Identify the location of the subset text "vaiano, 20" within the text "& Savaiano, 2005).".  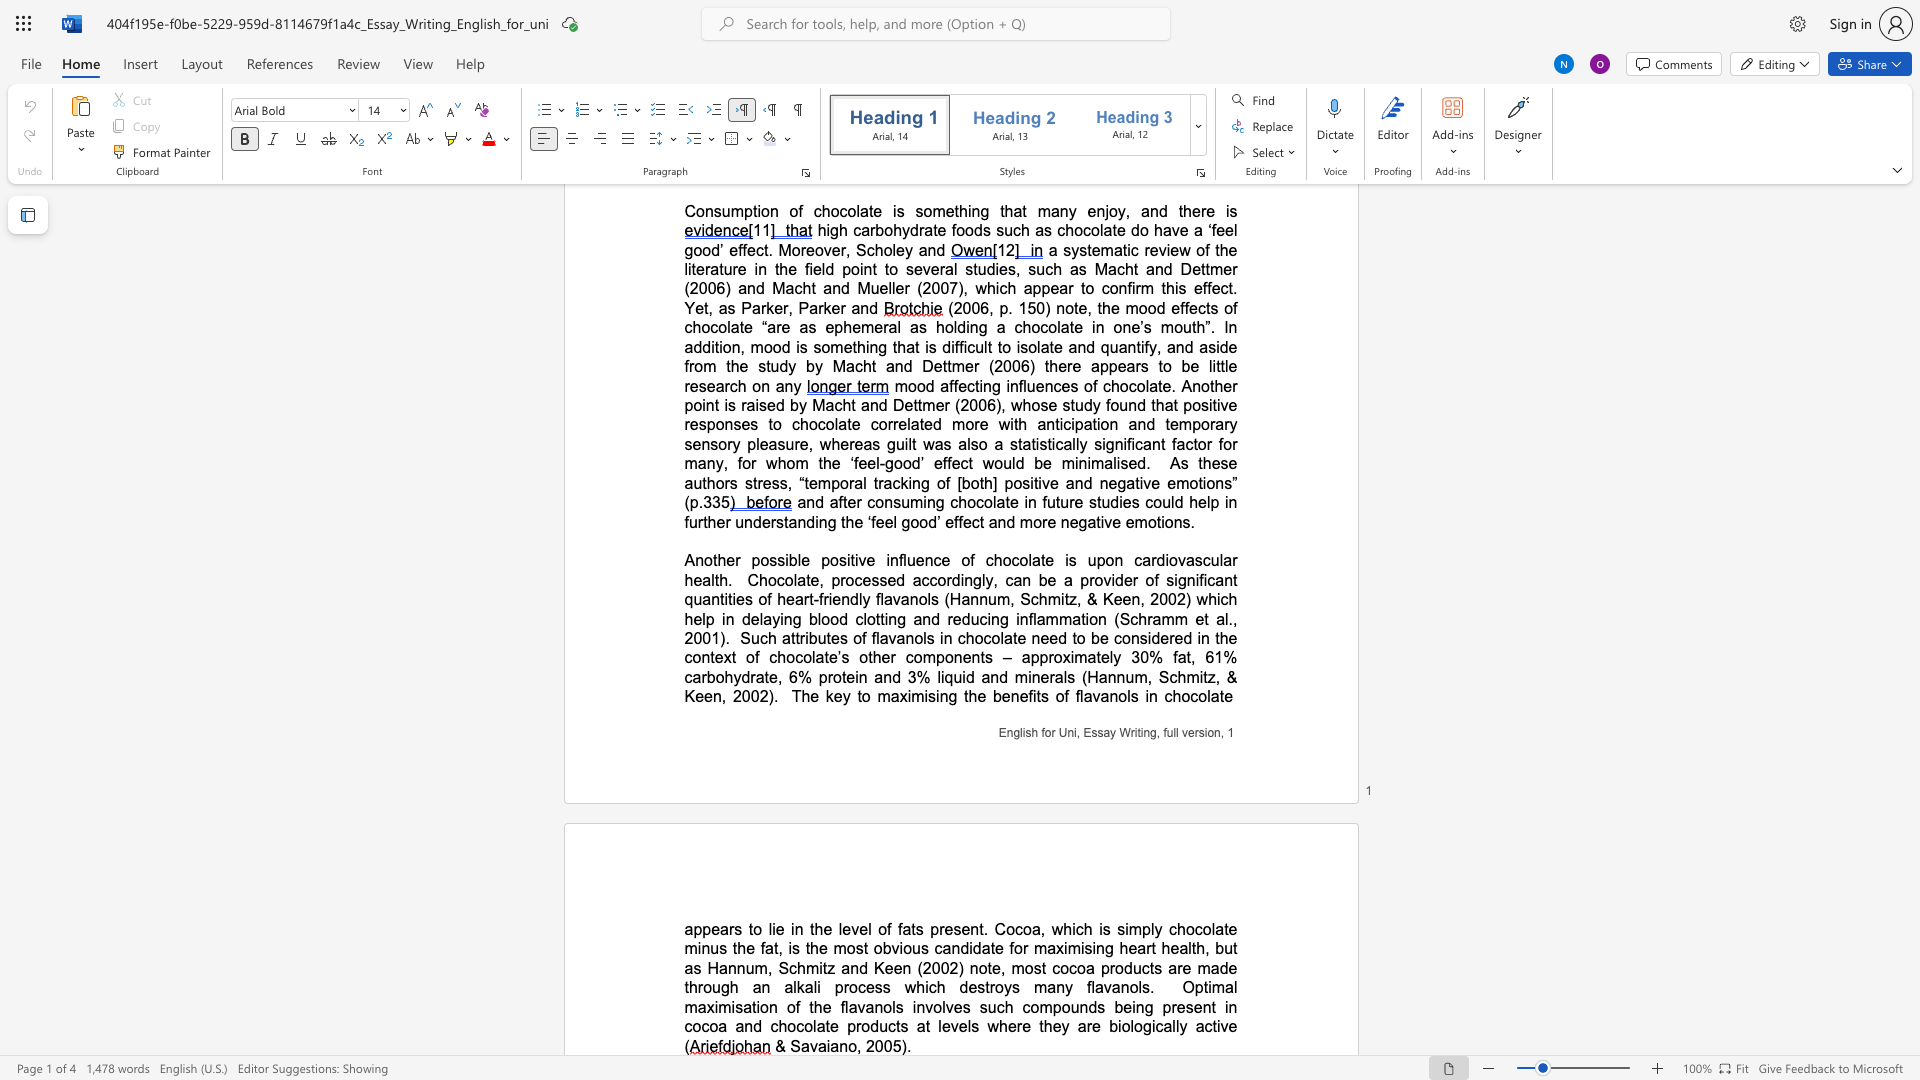
(809, 1044).